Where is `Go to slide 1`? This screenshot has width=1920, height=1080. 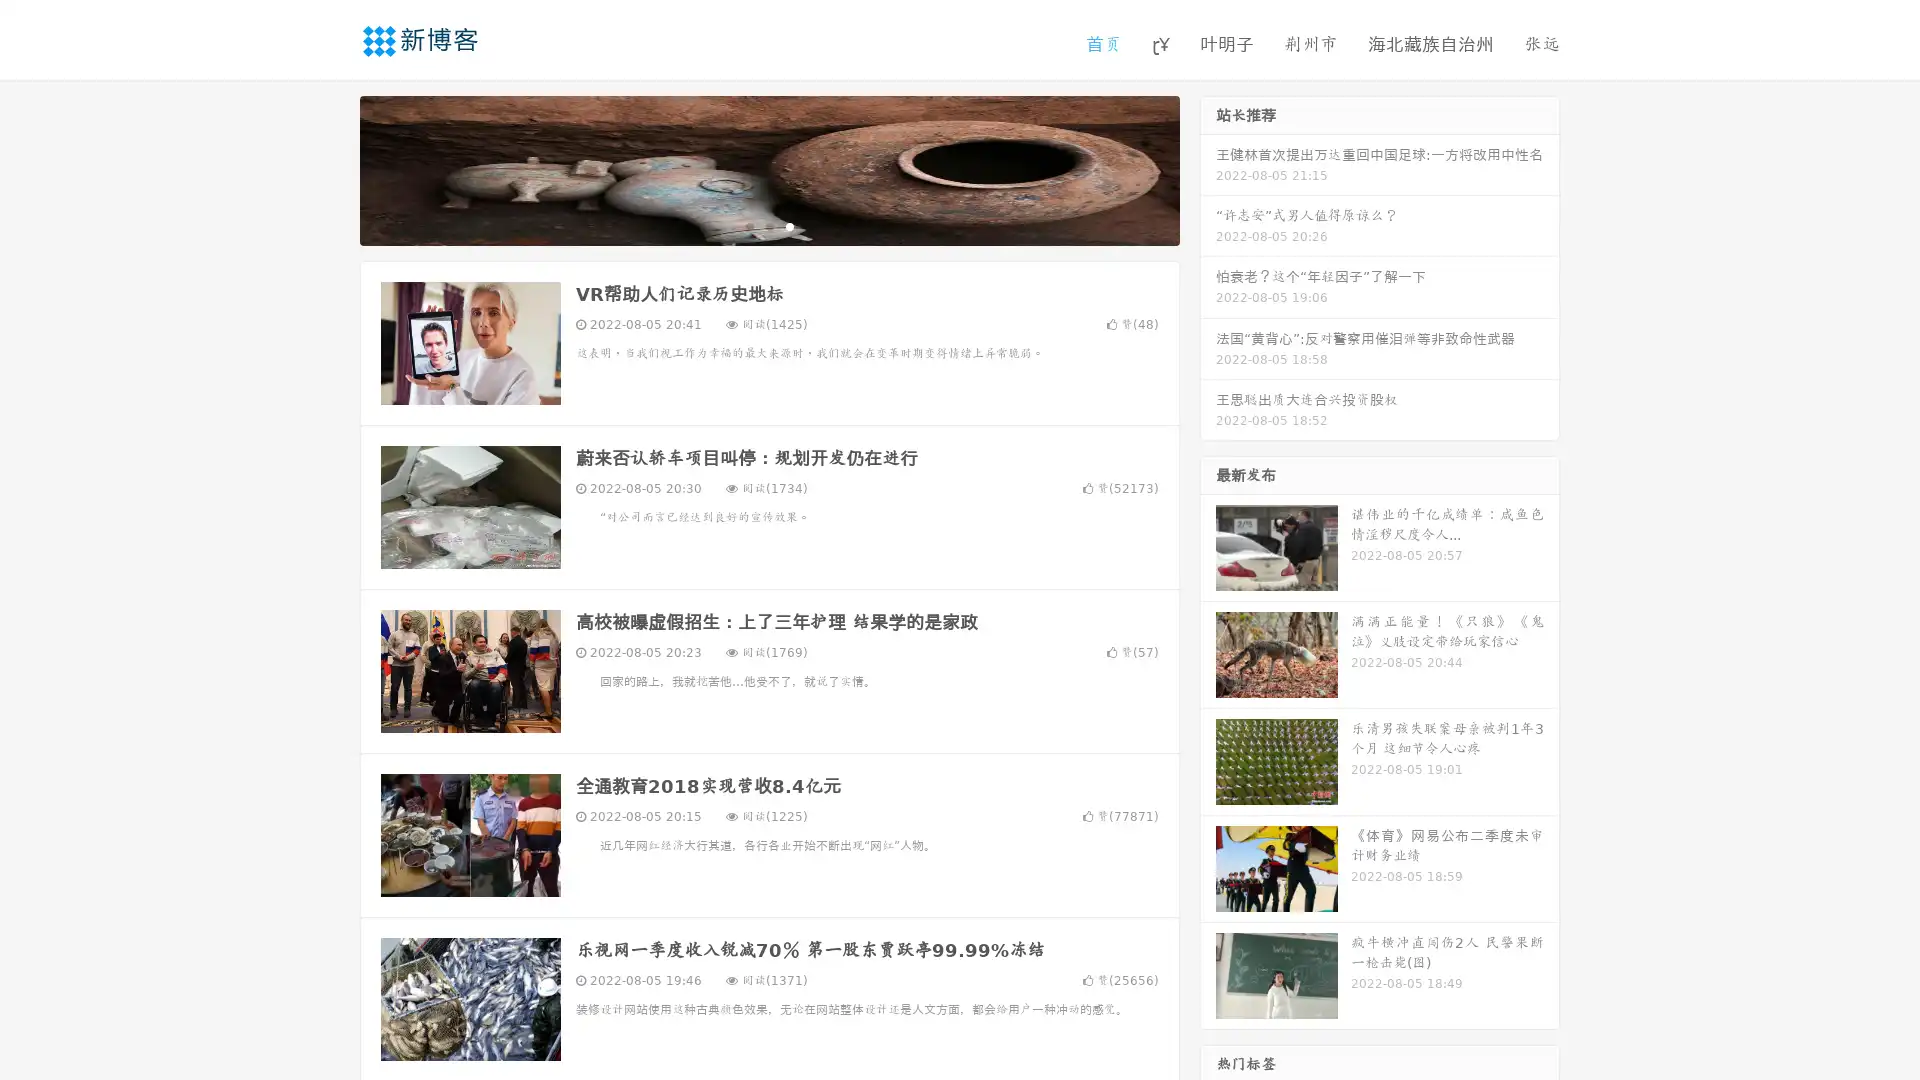
Go to slide 1 is located at coordinates (748, 225).